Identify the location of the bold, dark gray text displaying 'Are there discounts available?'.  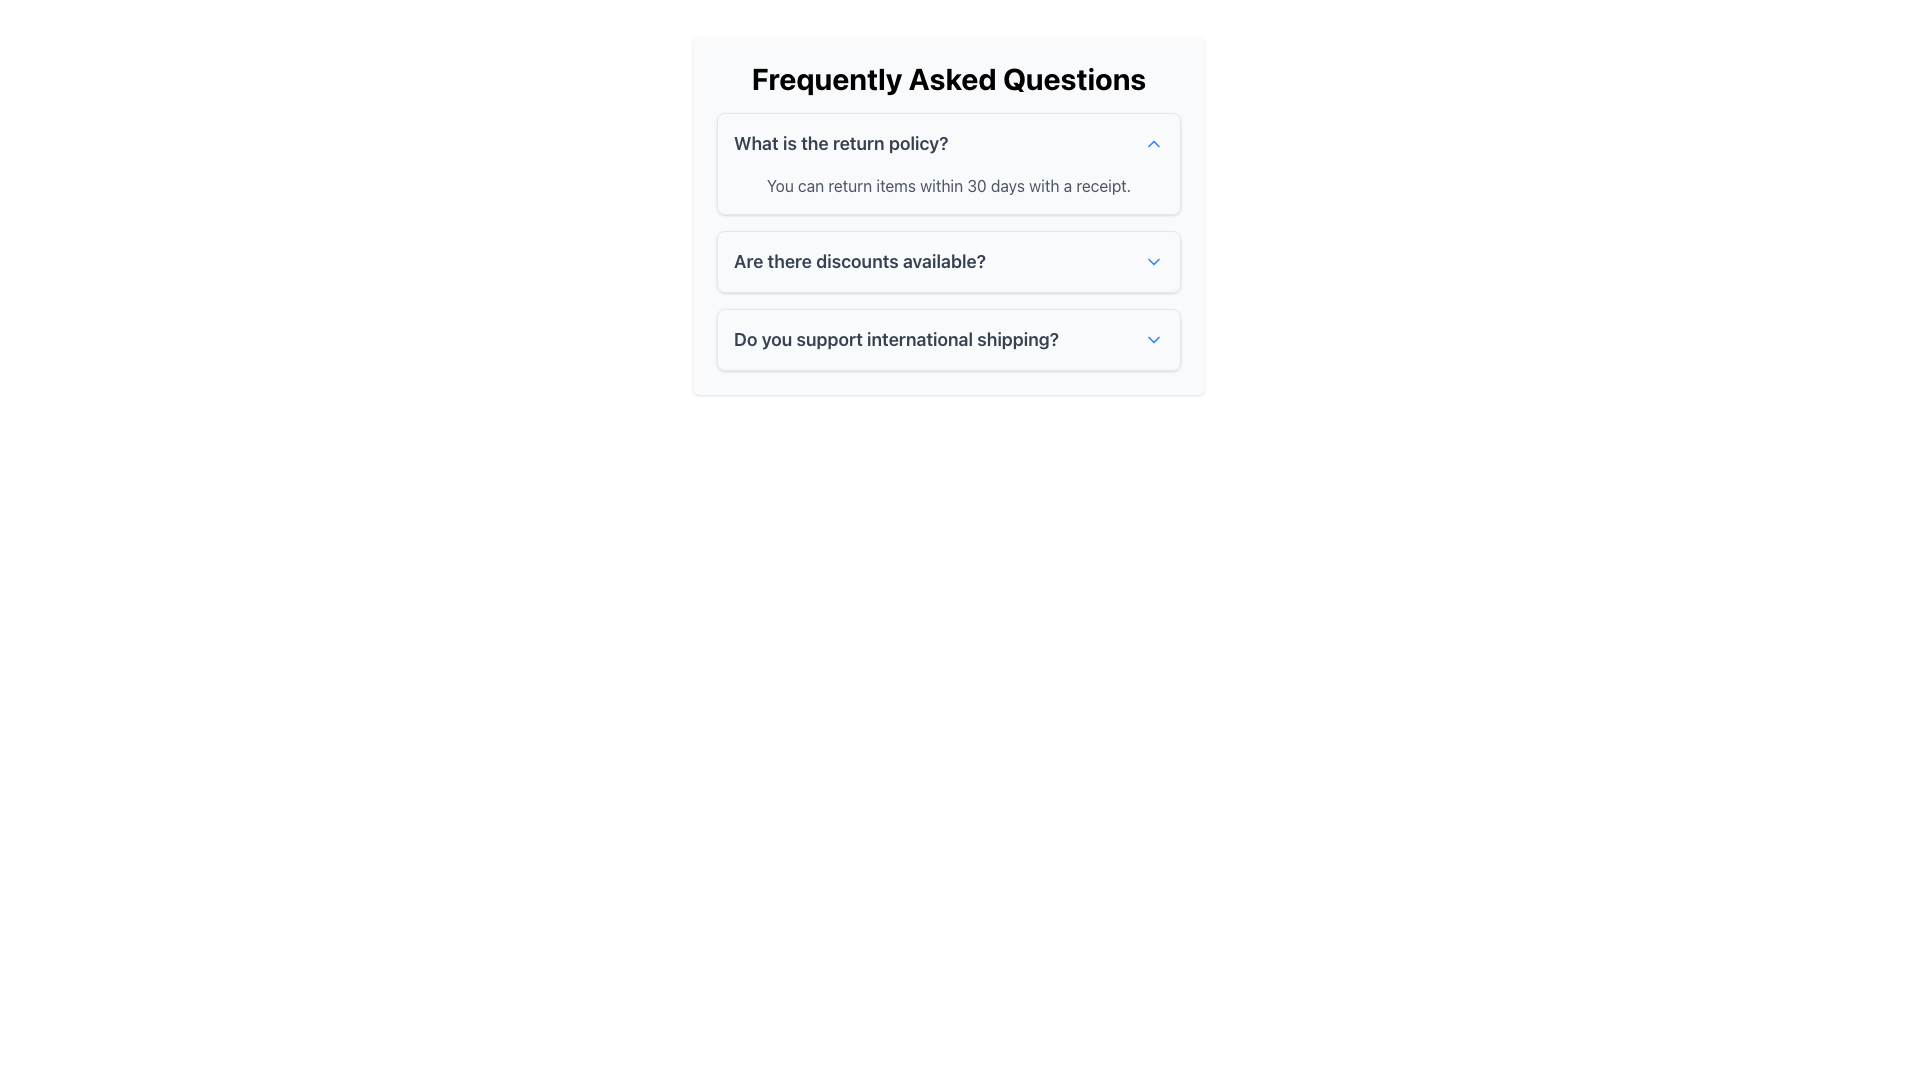
(859, 261).